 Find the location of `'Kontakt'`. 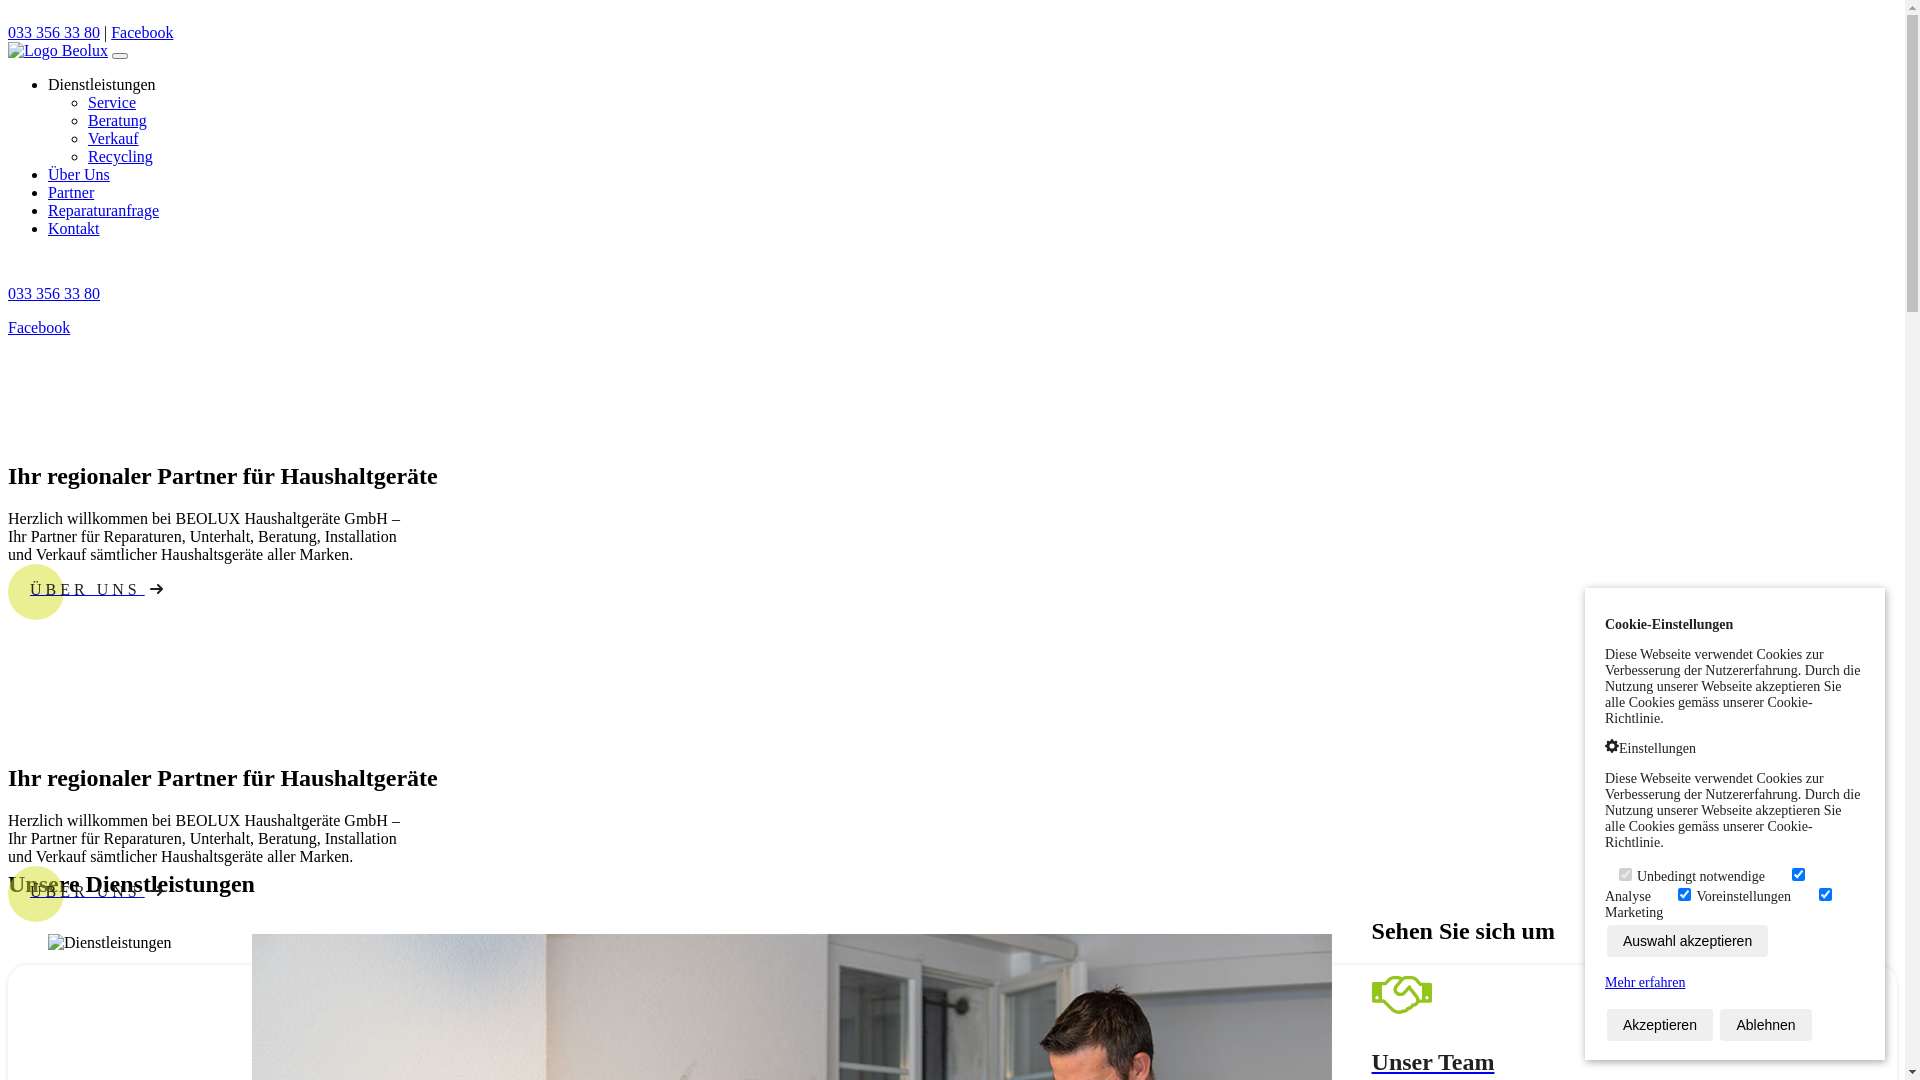

'Kontakt' is located at coordinates (73, 227).